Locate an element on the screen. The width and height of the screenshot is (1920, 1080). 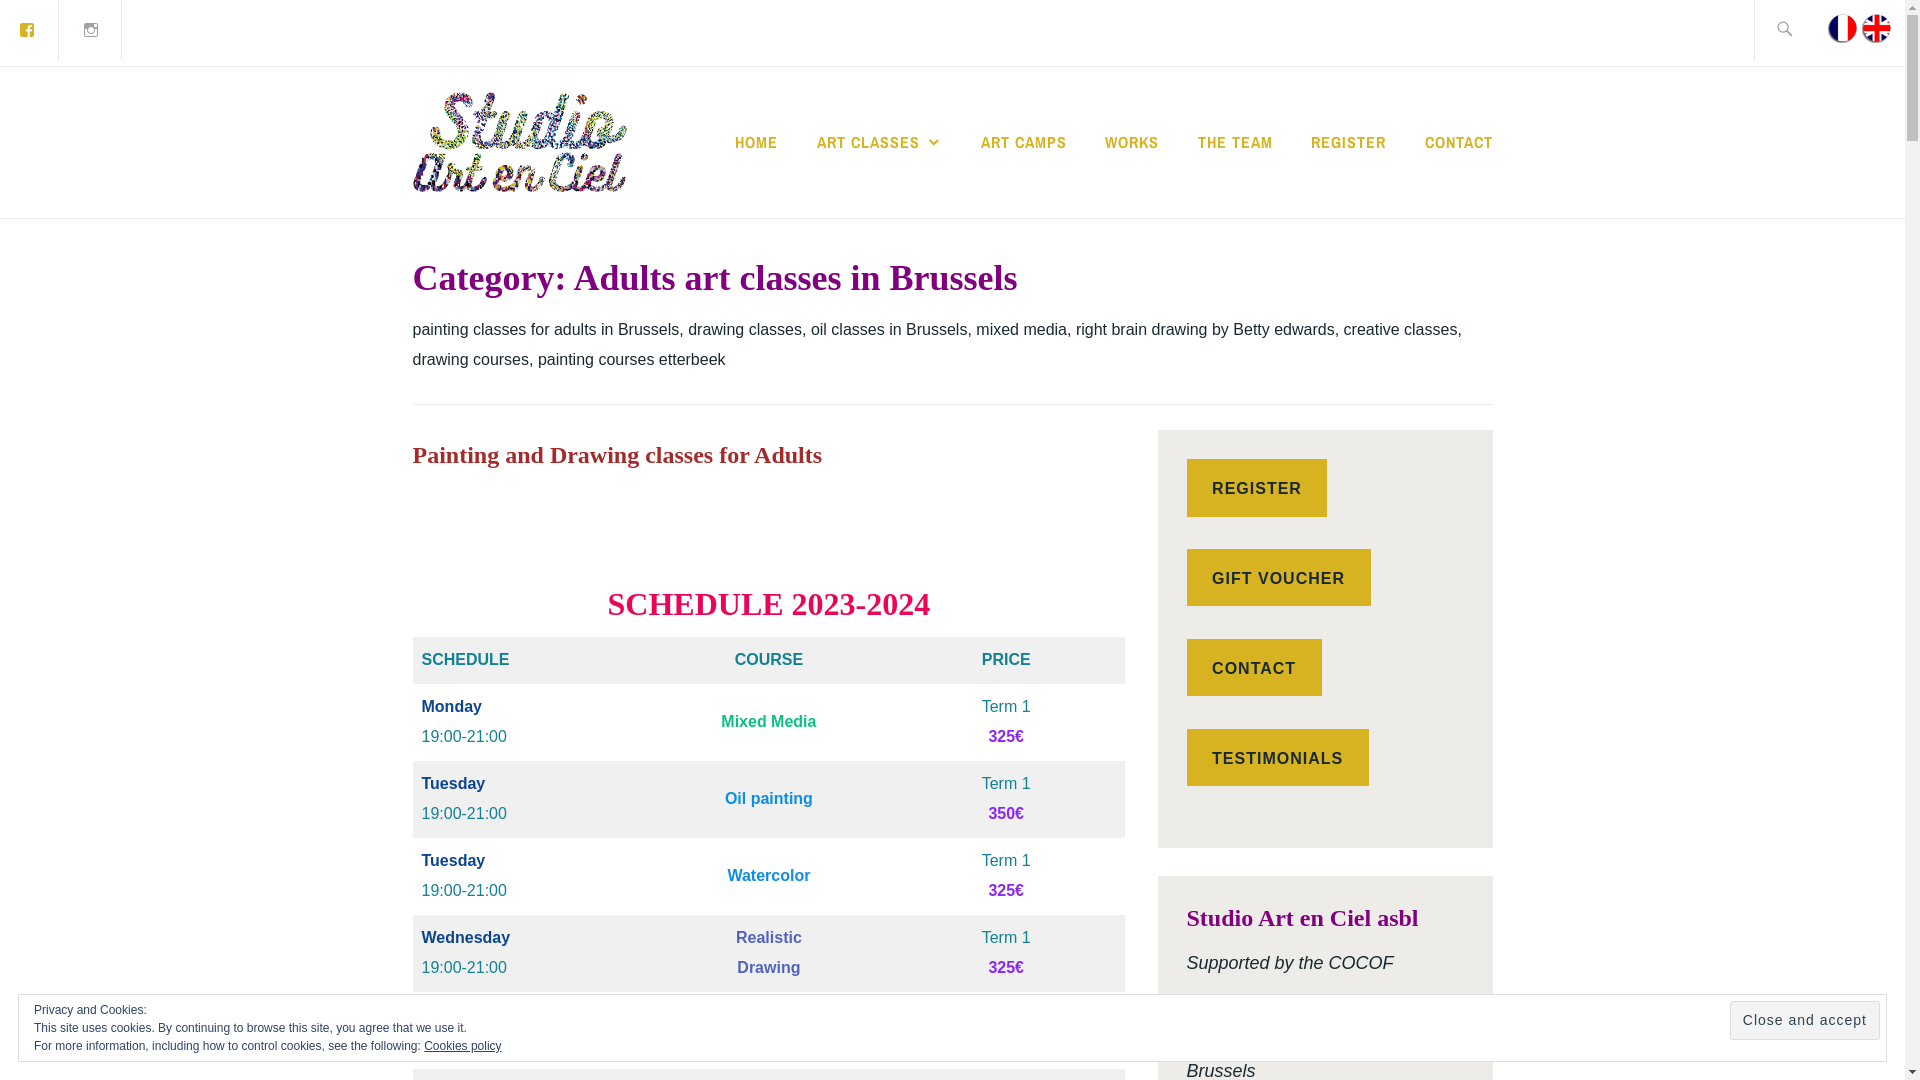
'GIFT VOUCHER' is located at coordinates (1185, 578).